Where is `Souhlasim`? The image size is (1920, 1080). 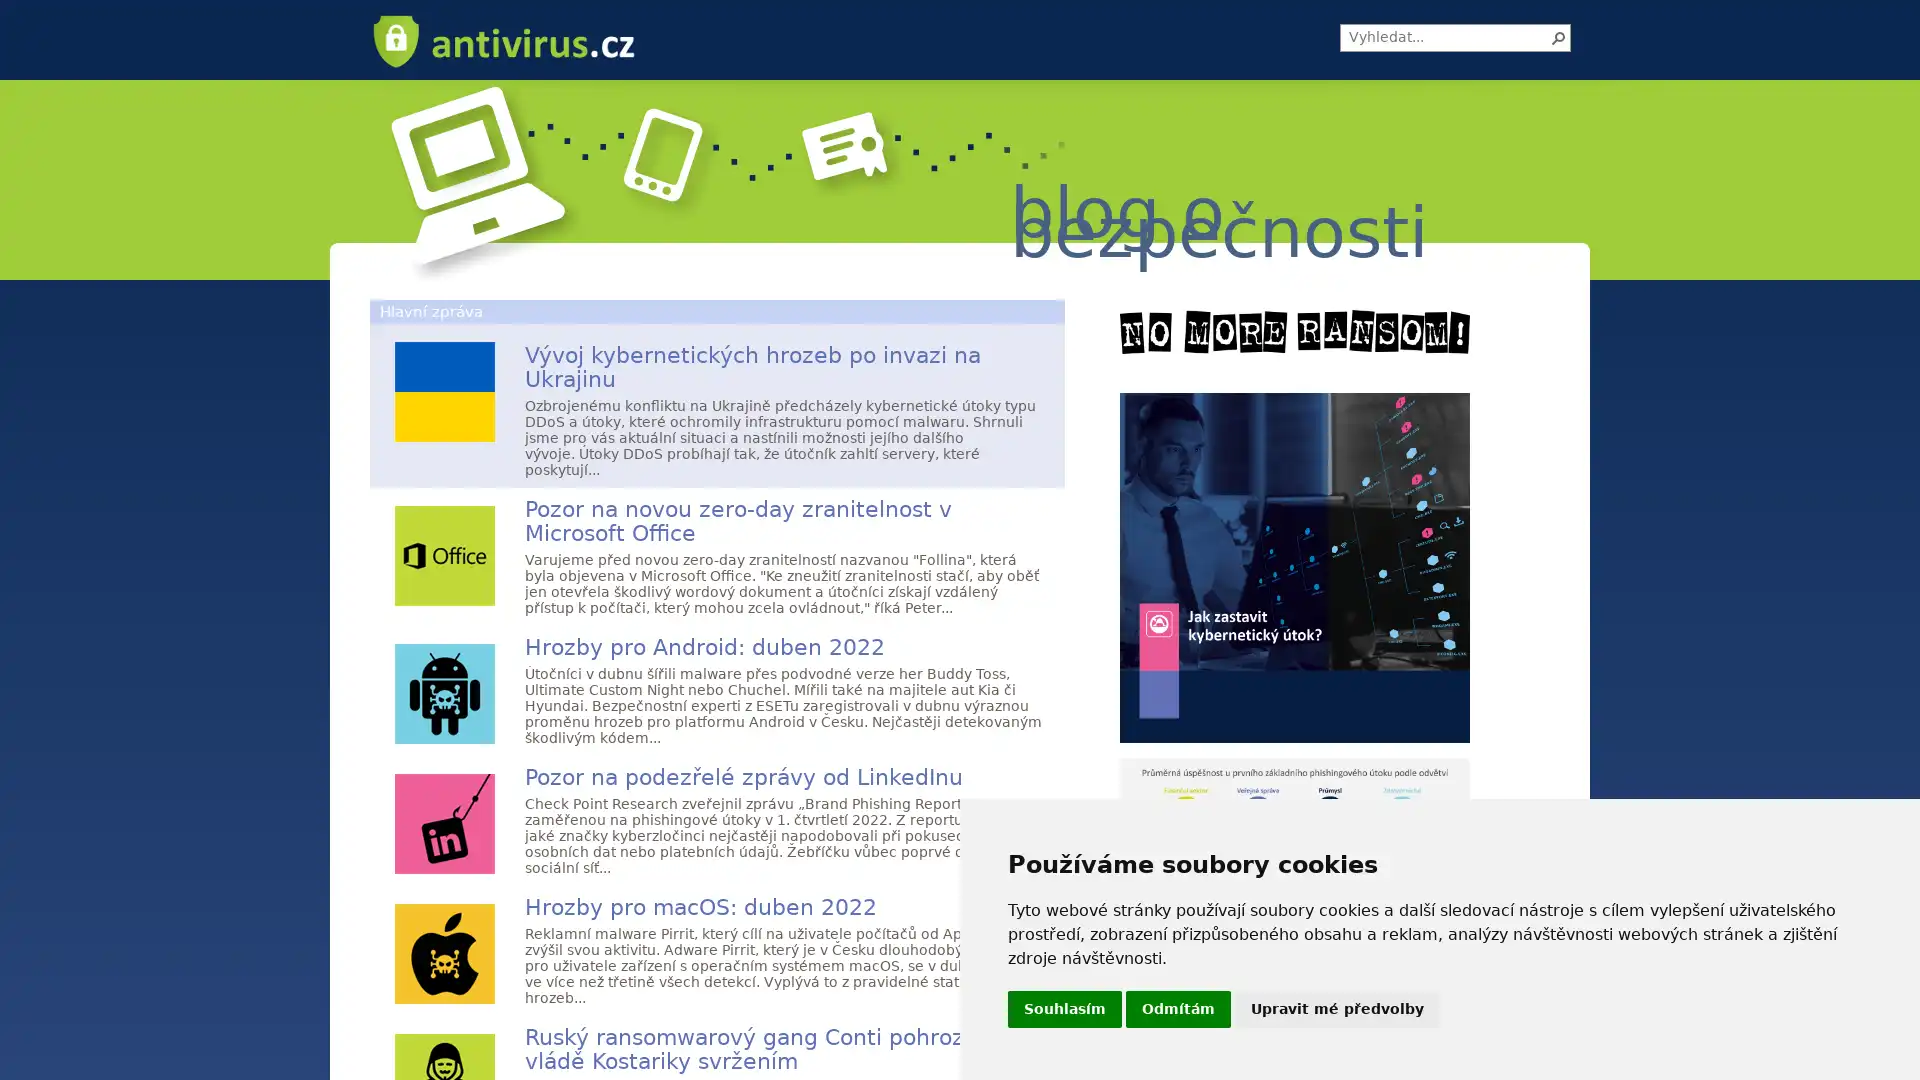
Souhlasim is located at coordinates (1064, 1009).